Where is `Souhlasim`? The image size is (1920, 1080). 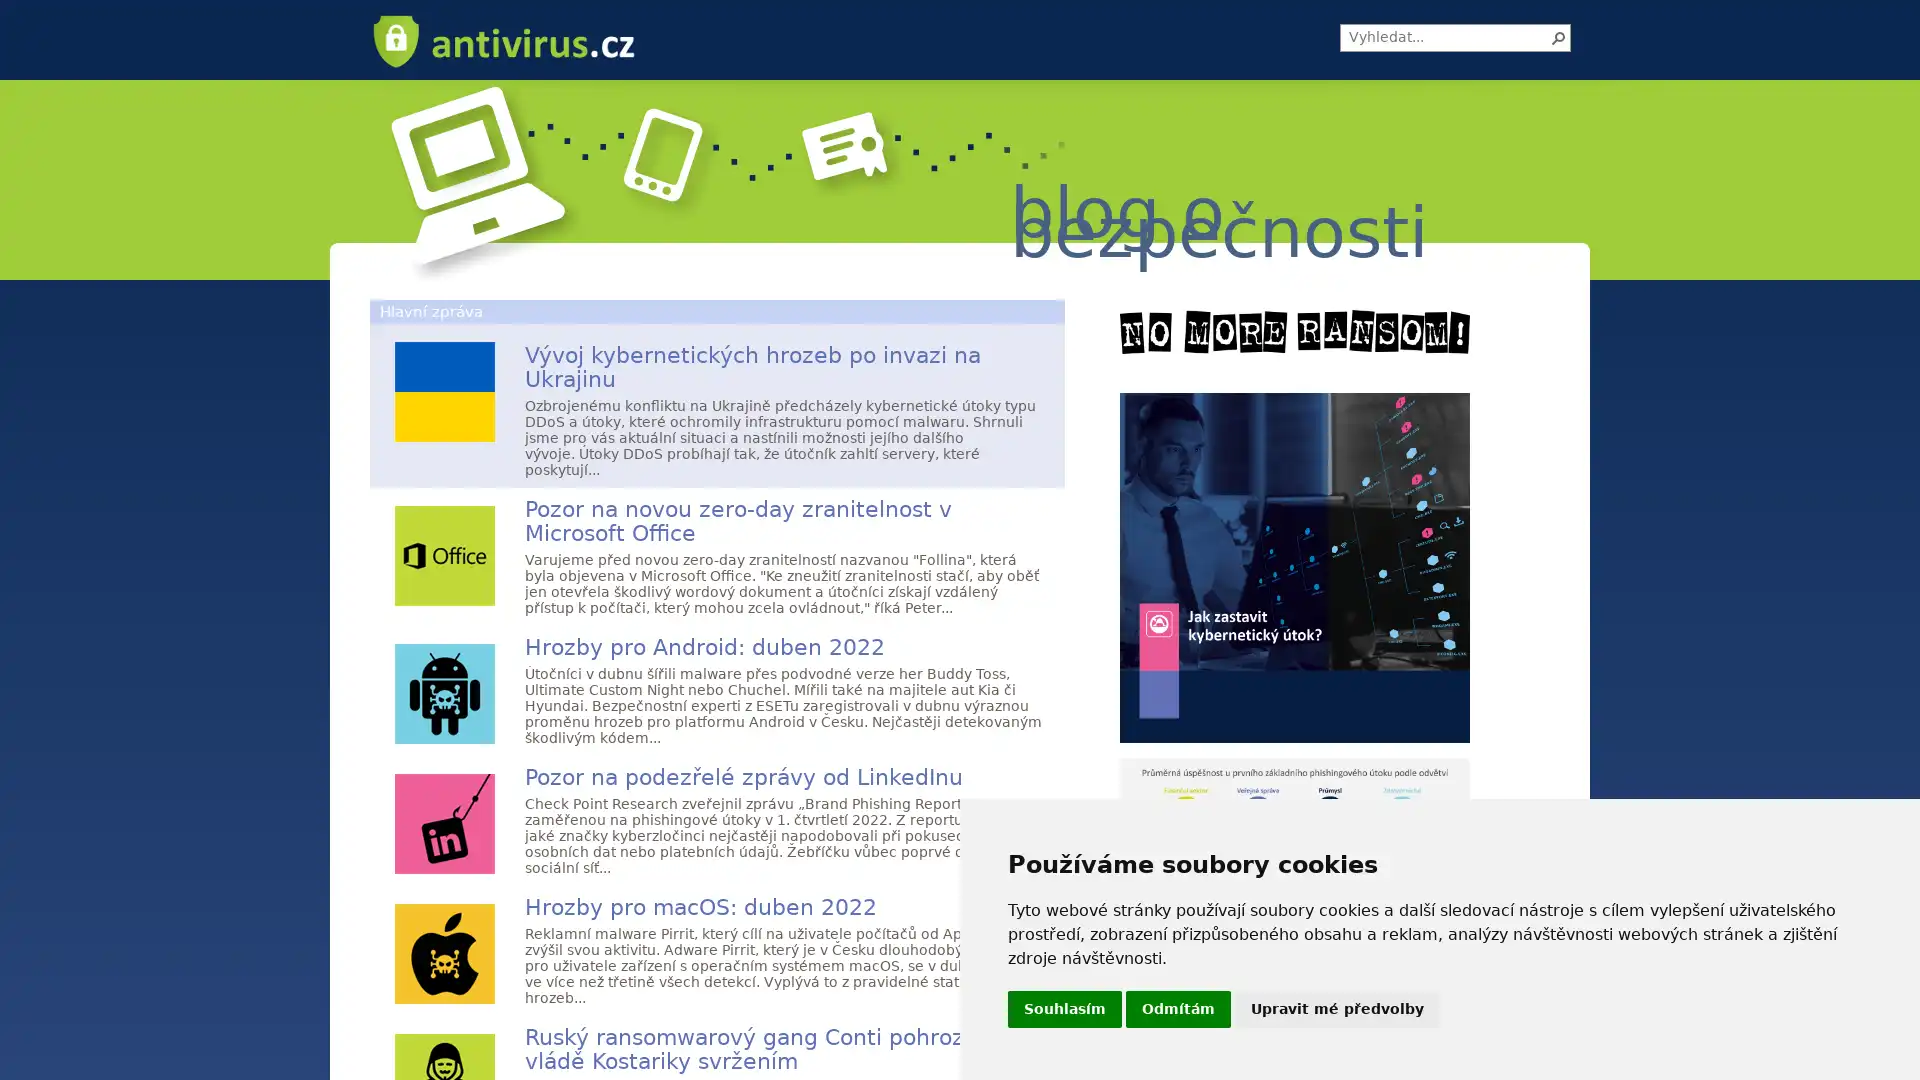
Souhlasim is located at coordinates (1064, 1009).